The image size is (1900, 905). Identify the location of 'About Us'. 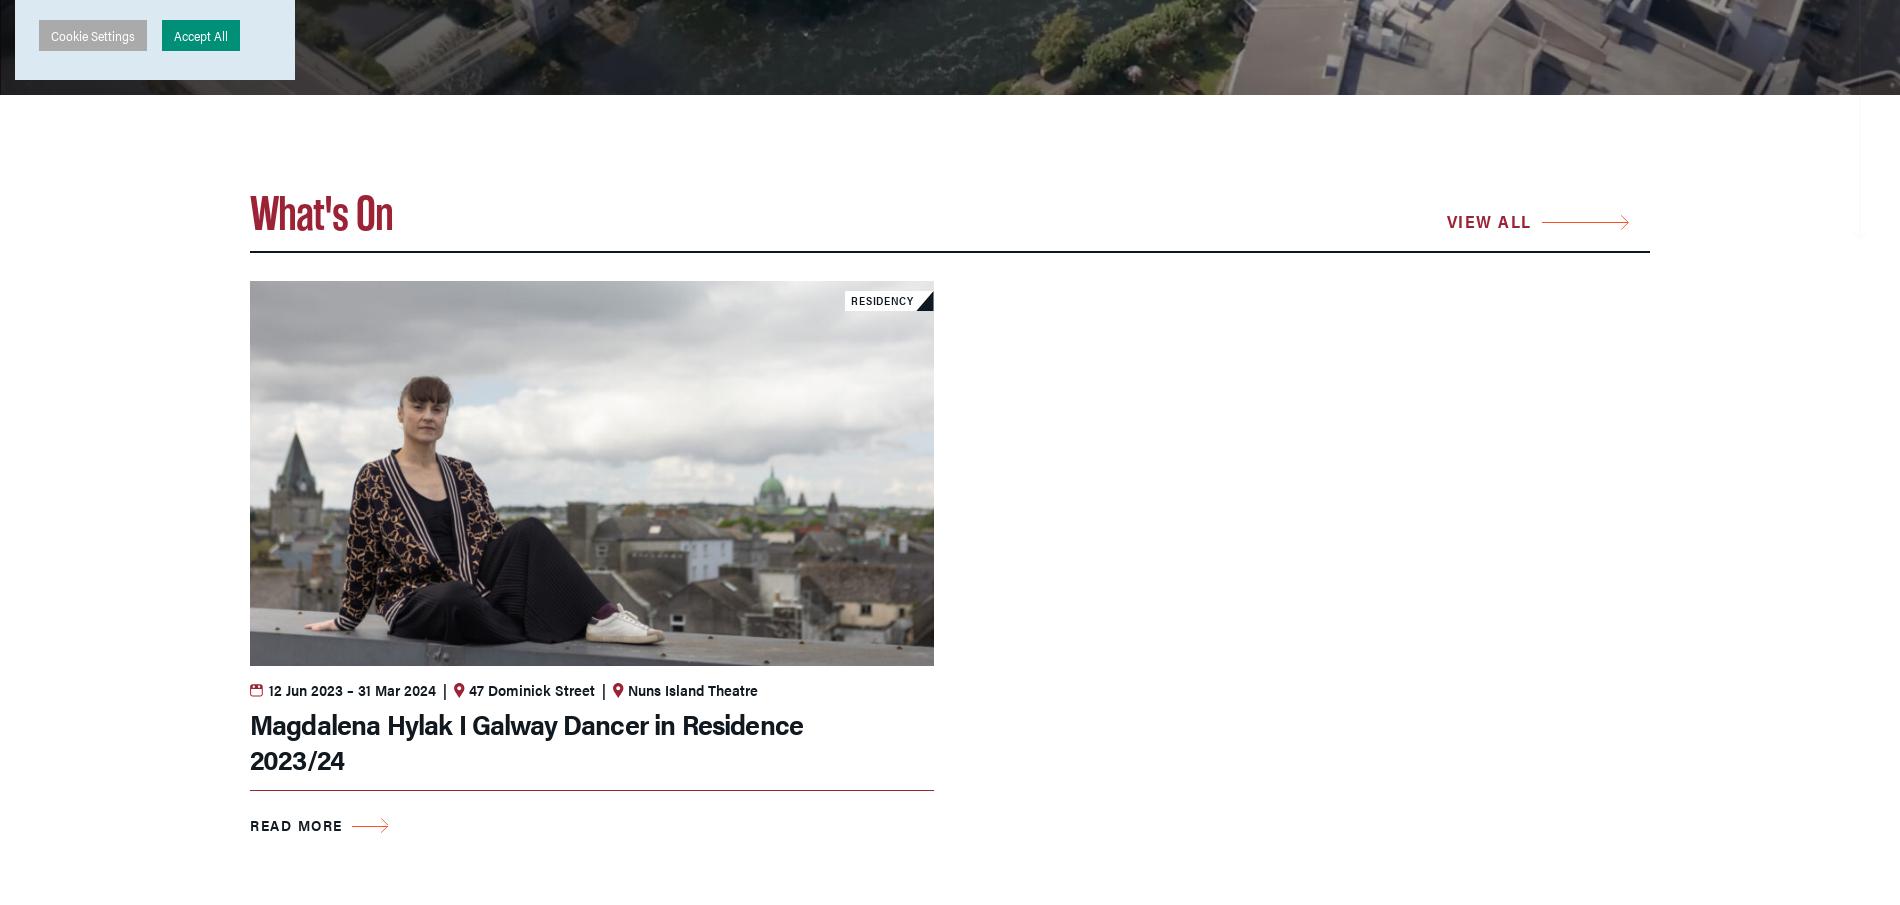
(72, 47).